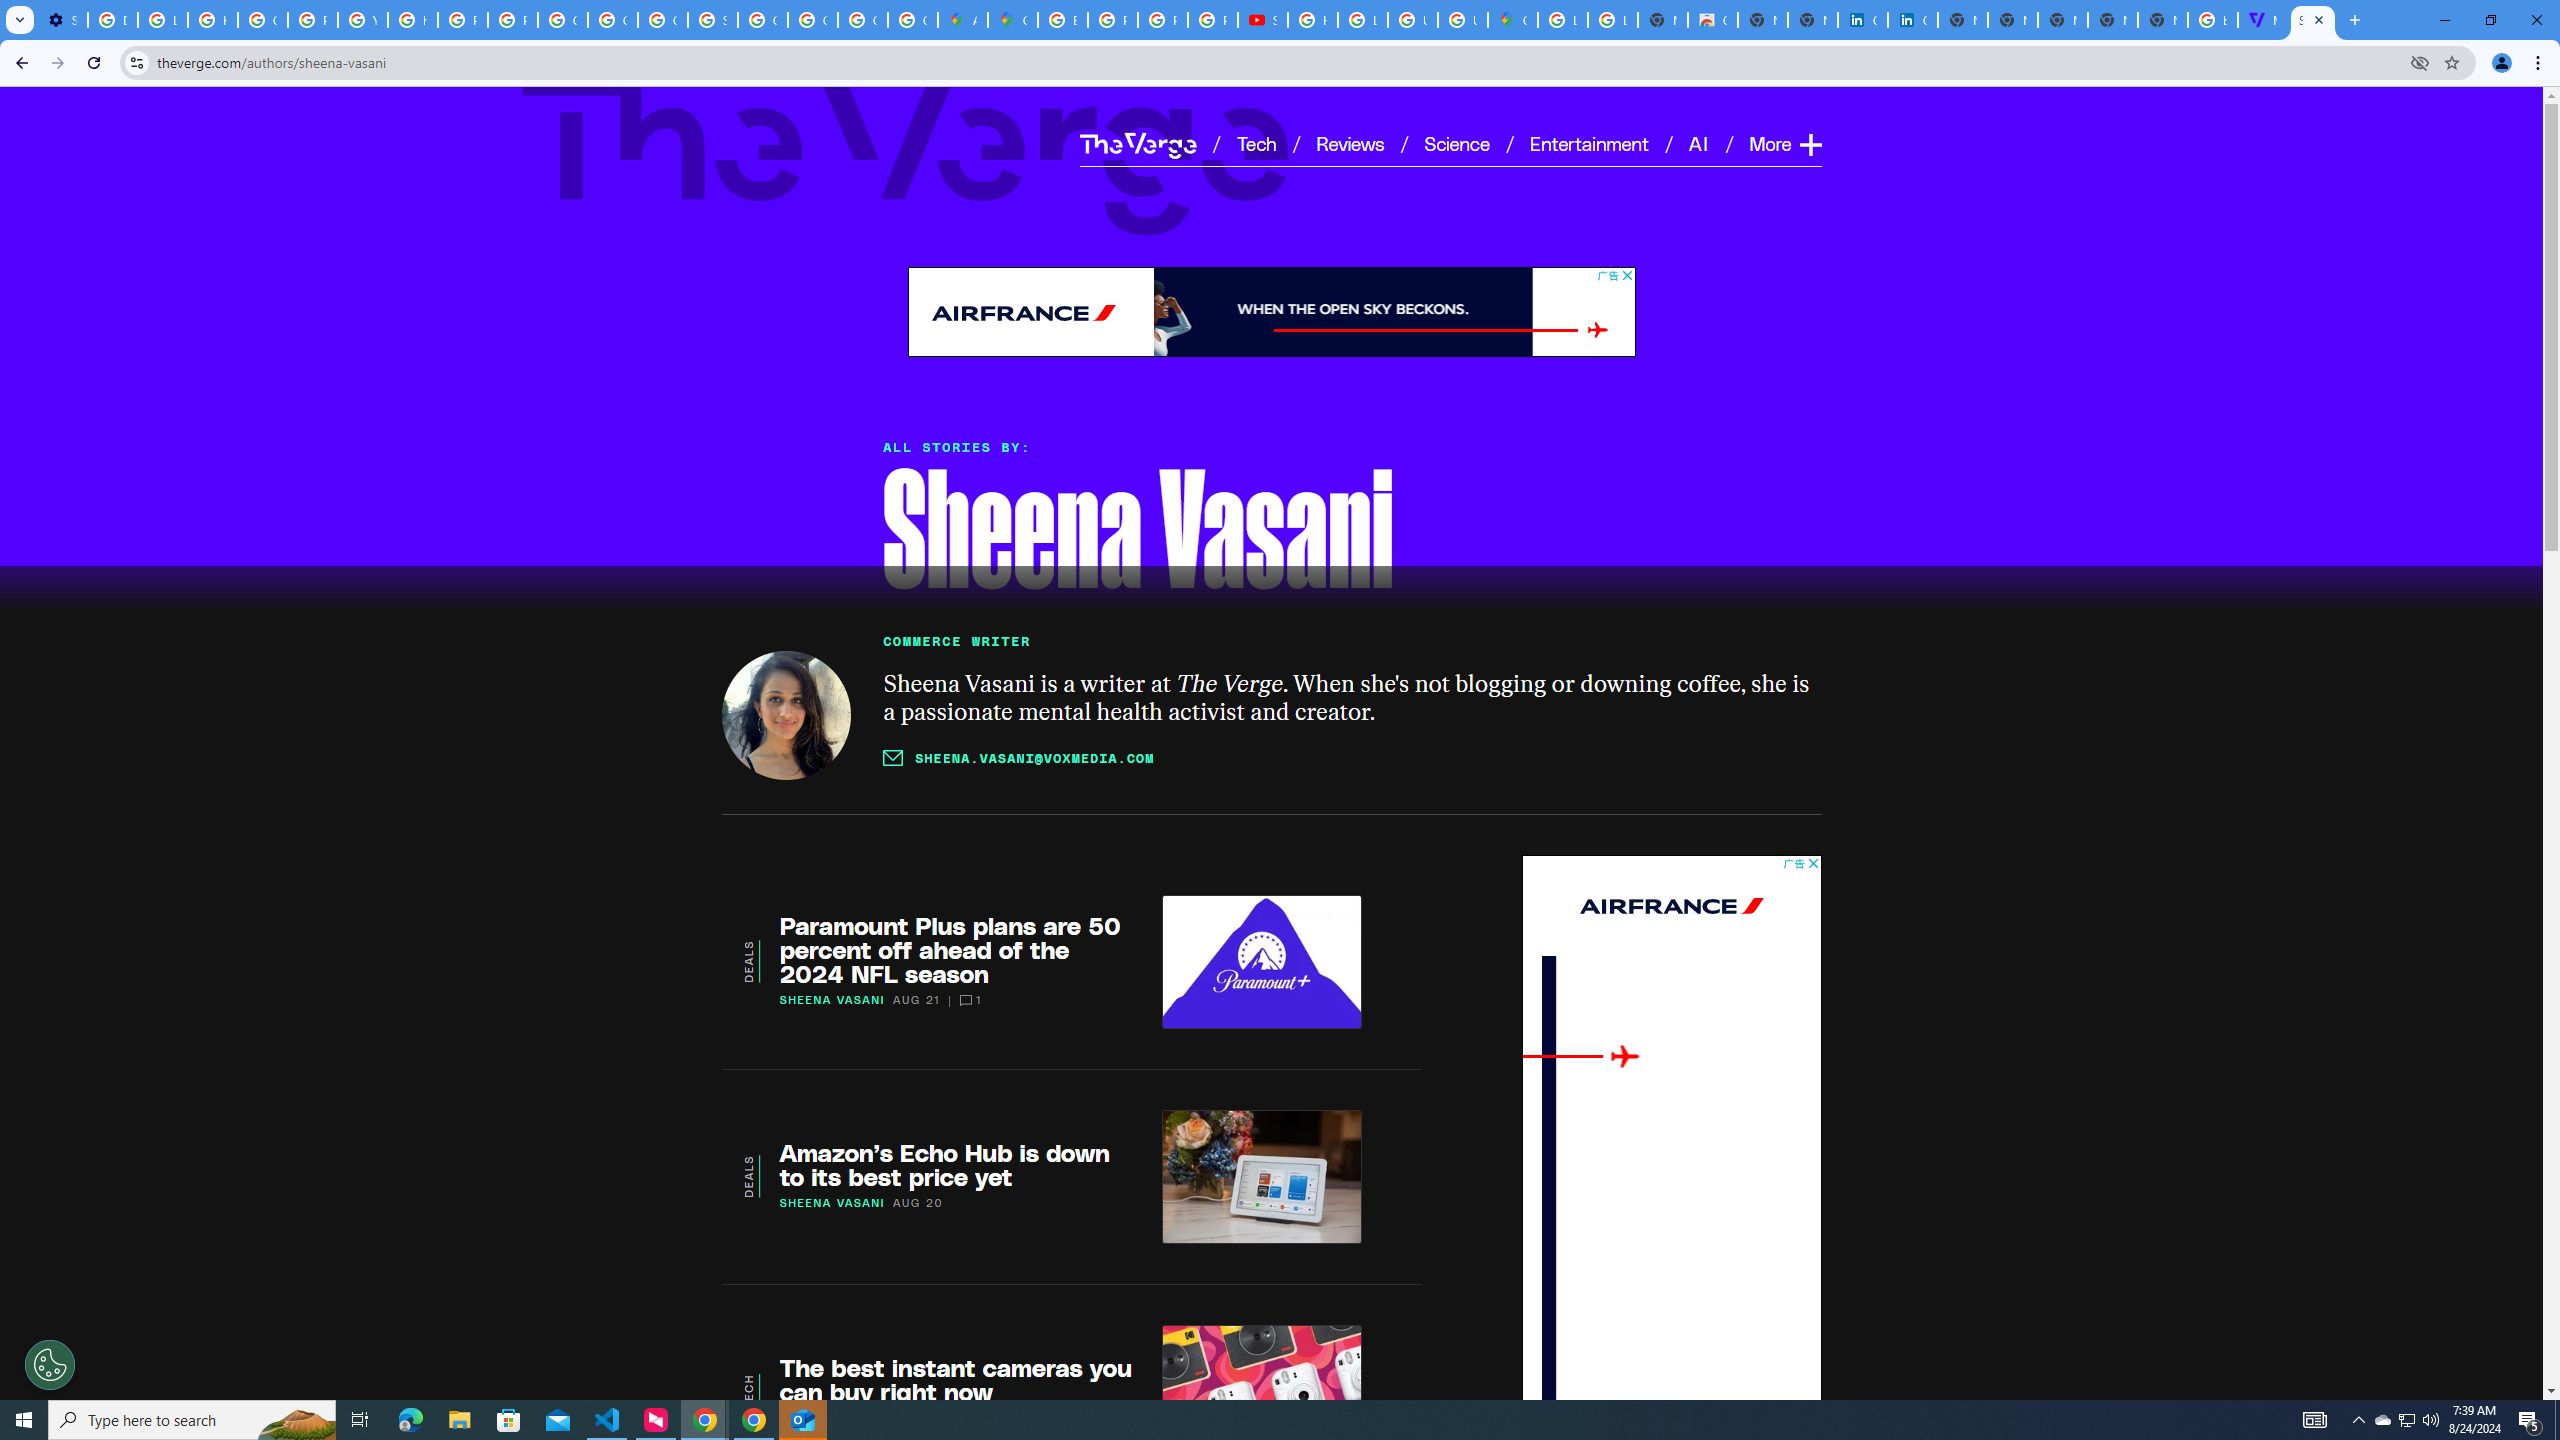 The height and width of the screenshot is (1440, 2560). Describe the element at coordinates (1912, 19) in the screenshot. I see `'Cookie Policy | LinkedIn'` at that location.